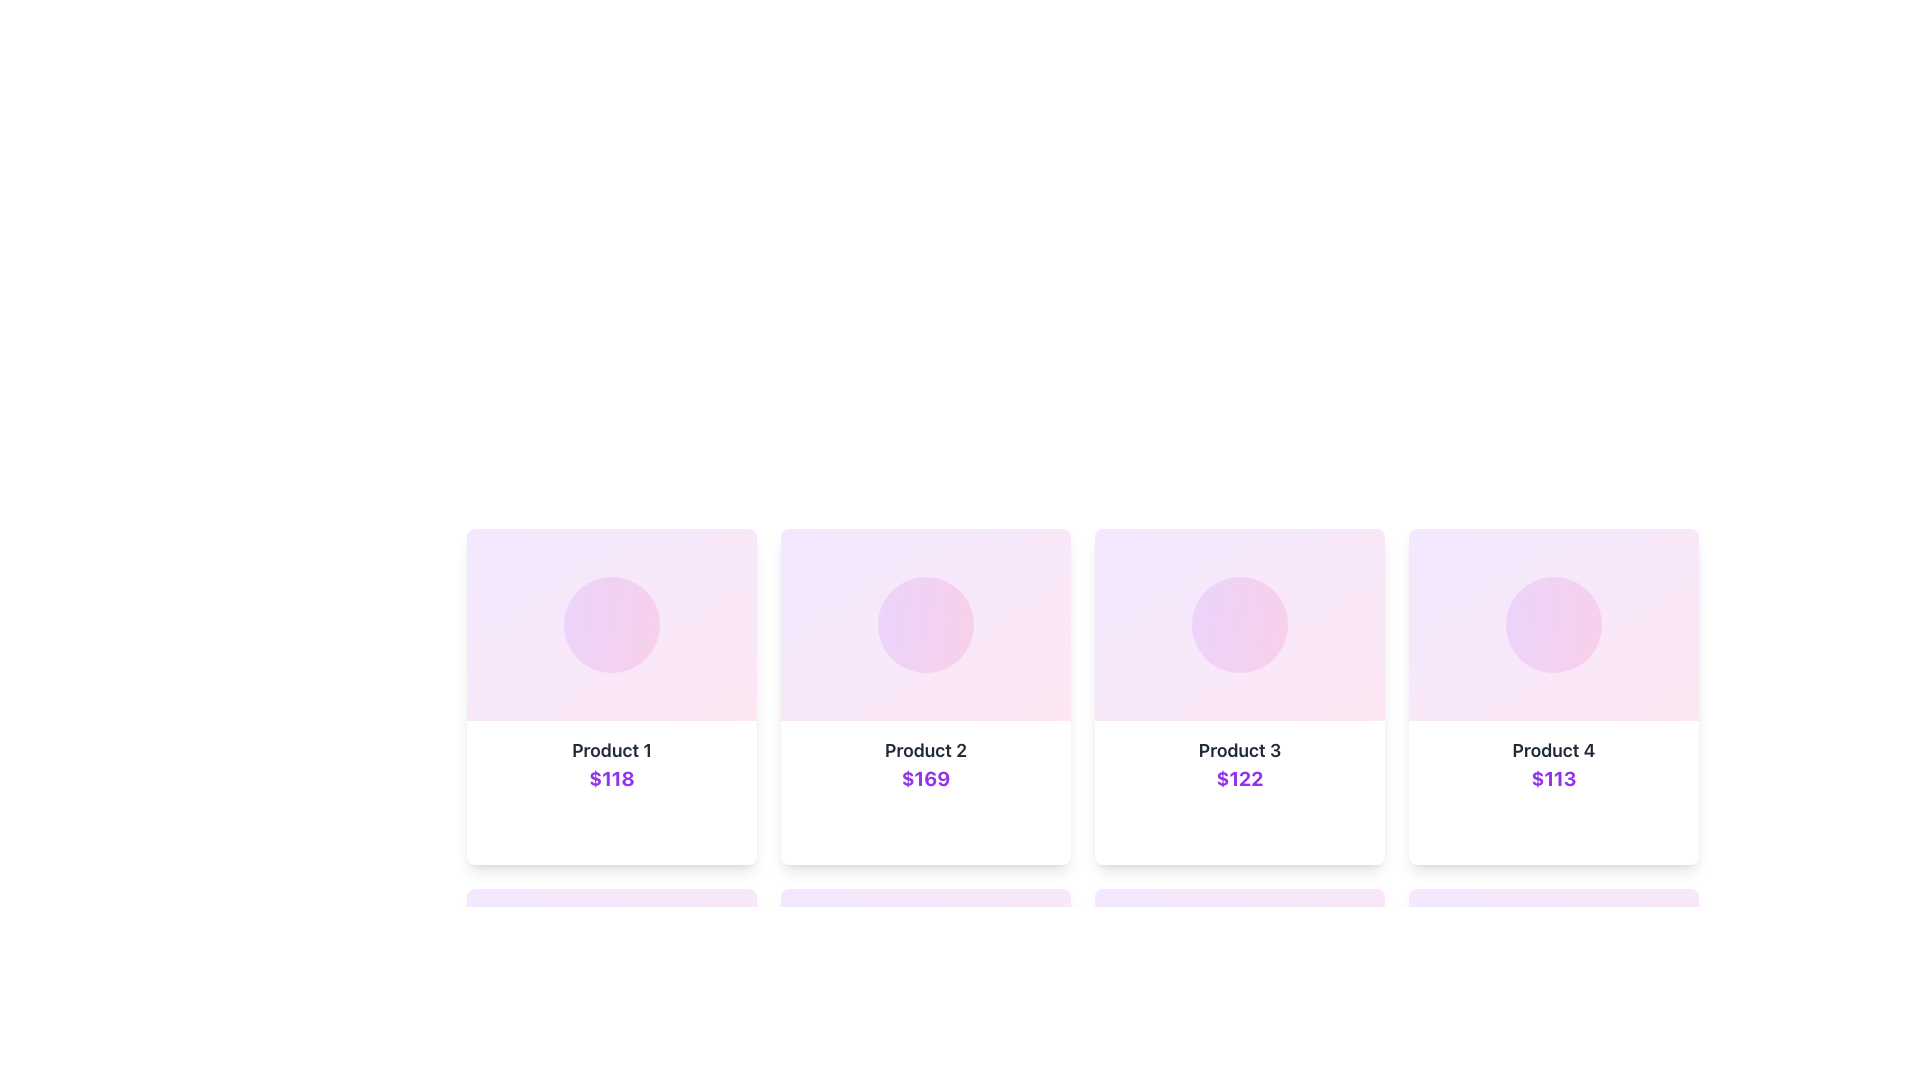  Describe the element at coordinates (925, 623) in the screenshot. I see `the circular gradient element with 20% opacity located in the 'Product 2' card, which is the second card in a row of four similar cards` at that location.